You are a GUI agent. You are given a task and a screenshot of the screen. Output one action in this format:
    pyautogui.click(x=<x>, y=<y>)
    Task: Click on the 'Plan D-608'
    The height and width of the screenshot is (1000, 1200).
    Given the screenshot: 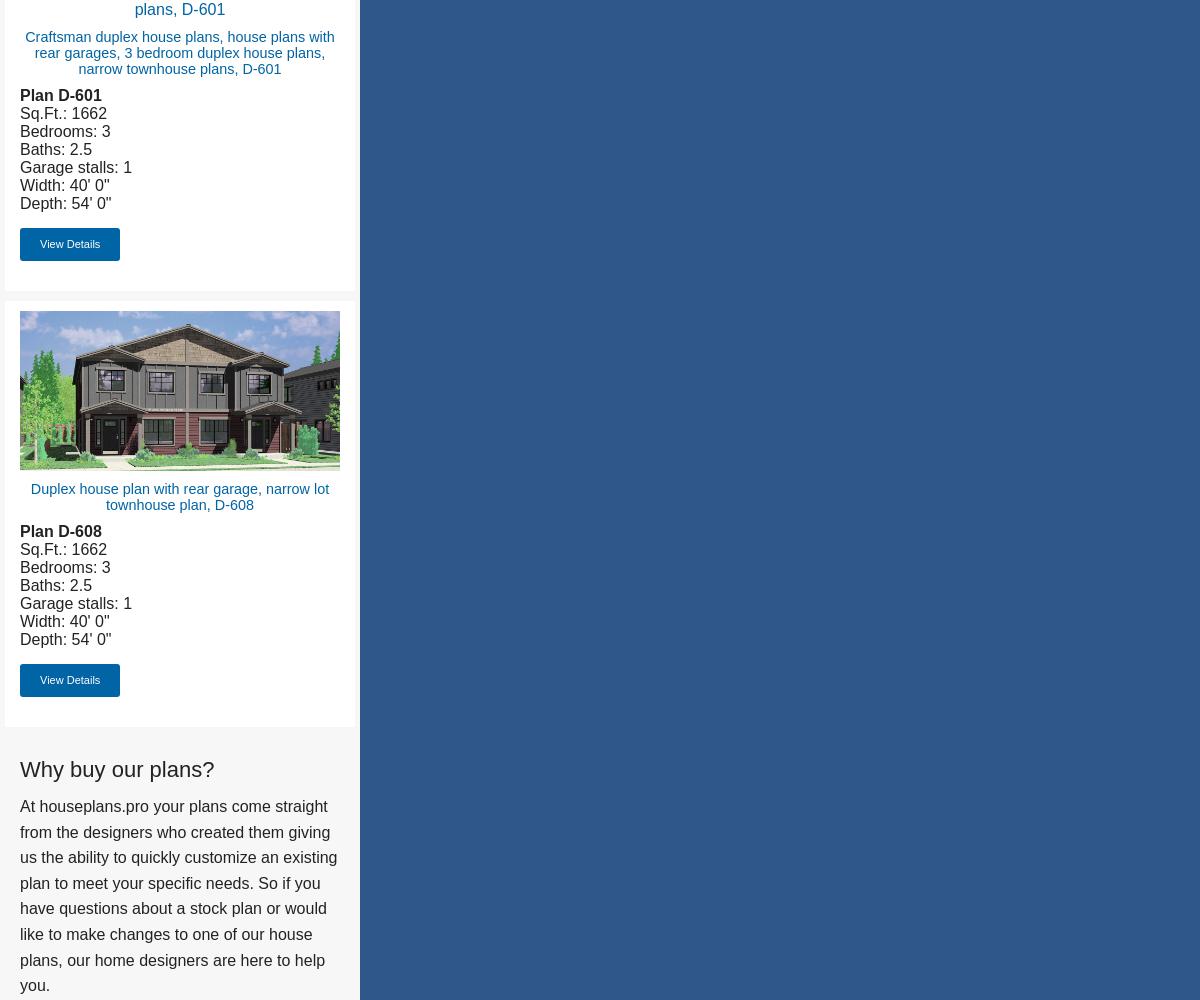 What is the action you would take?
    pyautogui.click(x=60, y=531)
    